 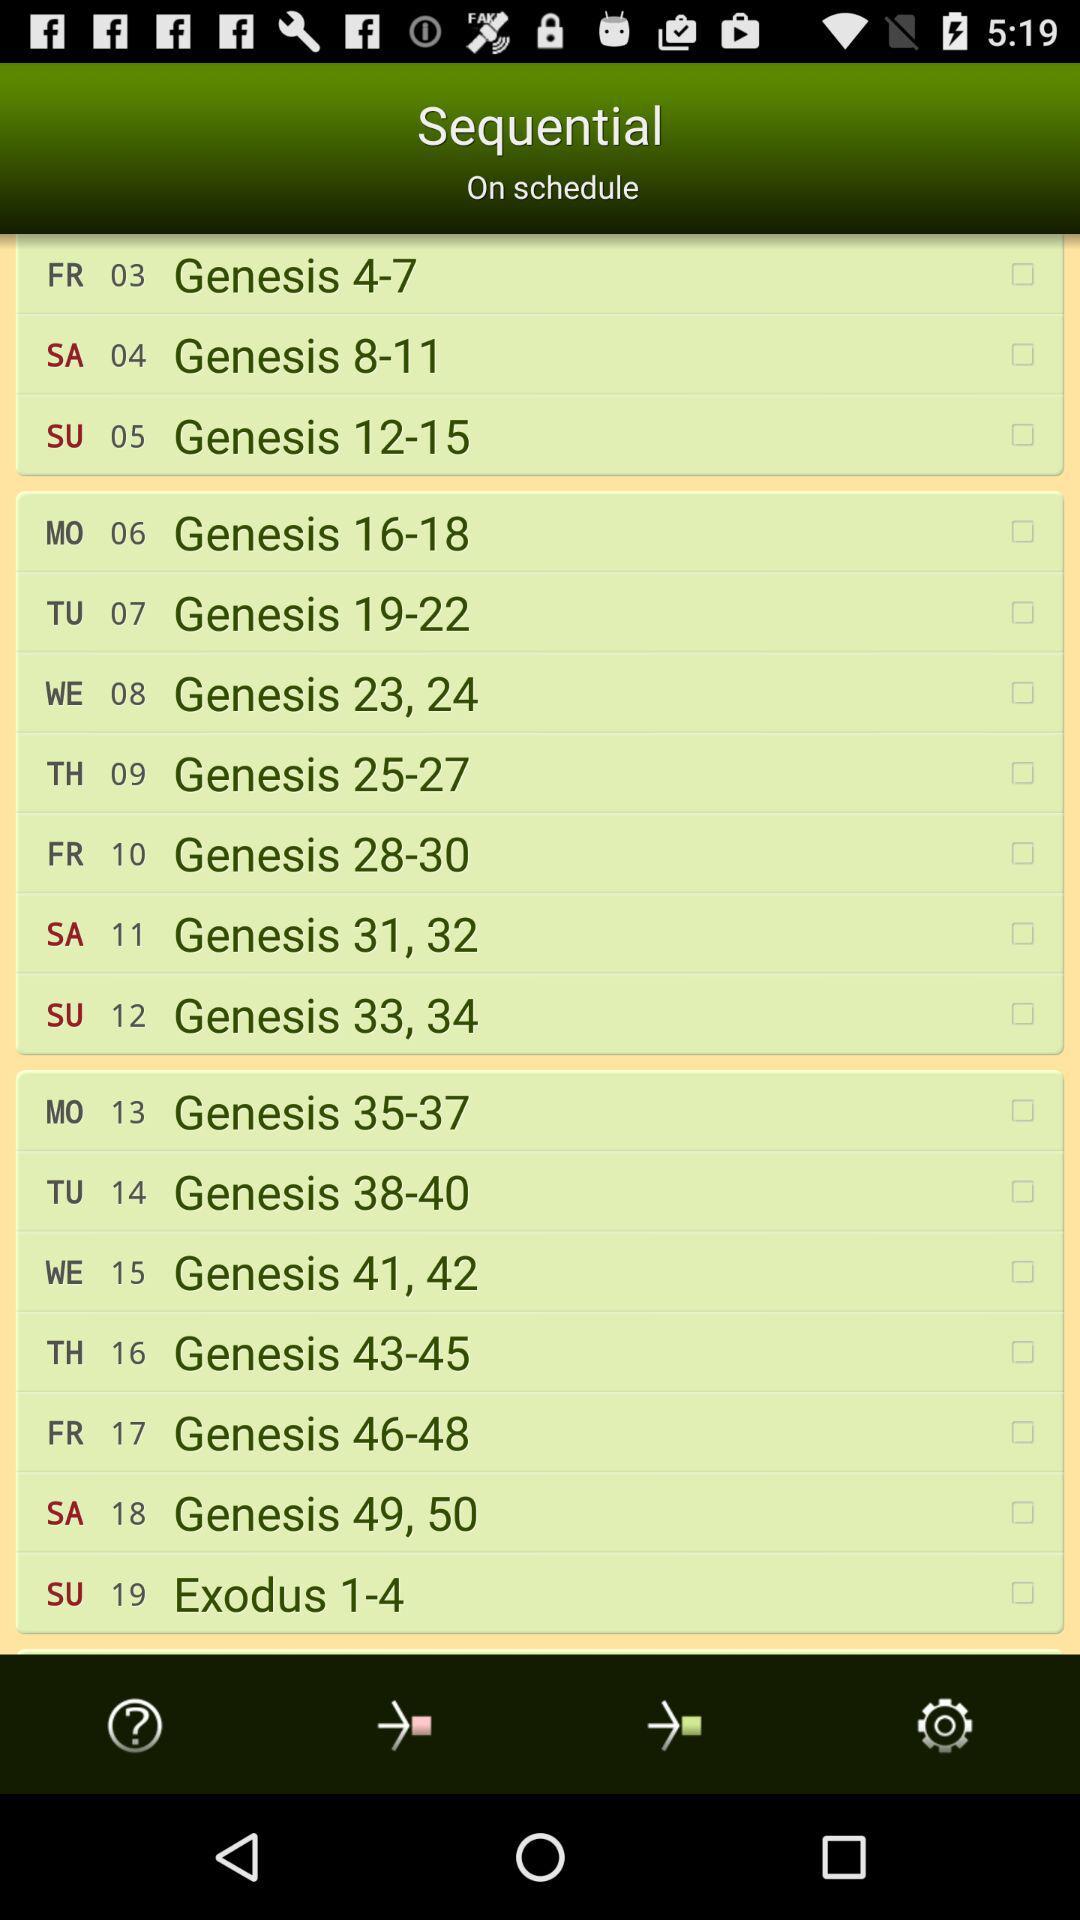 What do you see at coordinates (135, 1846) in the screenshot?
I see `the help icon` at bounding box center [135, 1846].